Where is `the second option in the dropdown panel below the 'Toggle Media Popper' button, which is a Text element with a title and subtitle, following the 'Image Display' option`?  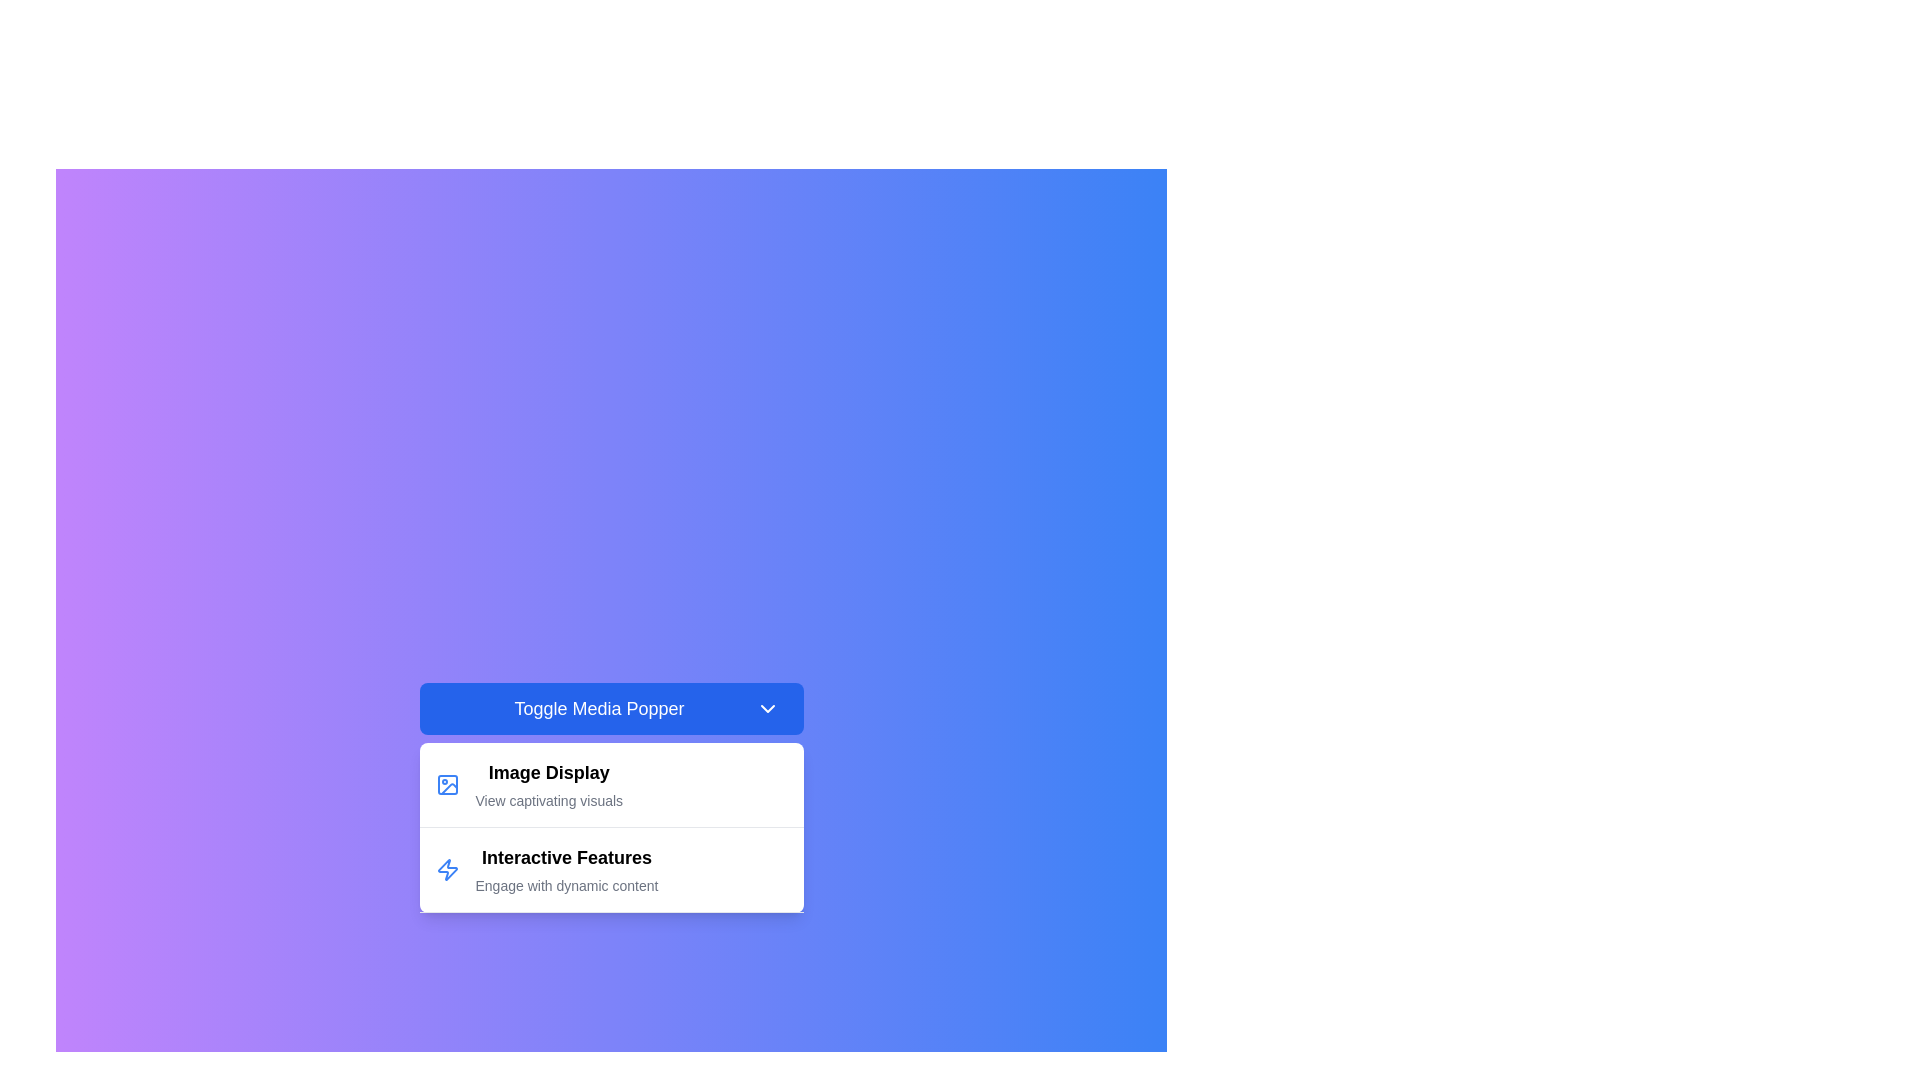
the second option in the dropdown panel below the 'Toggle Media Popper' button, which is a Text element with a title and subtitle, following the 'Image Display' option is located at coordinates (565, 869).